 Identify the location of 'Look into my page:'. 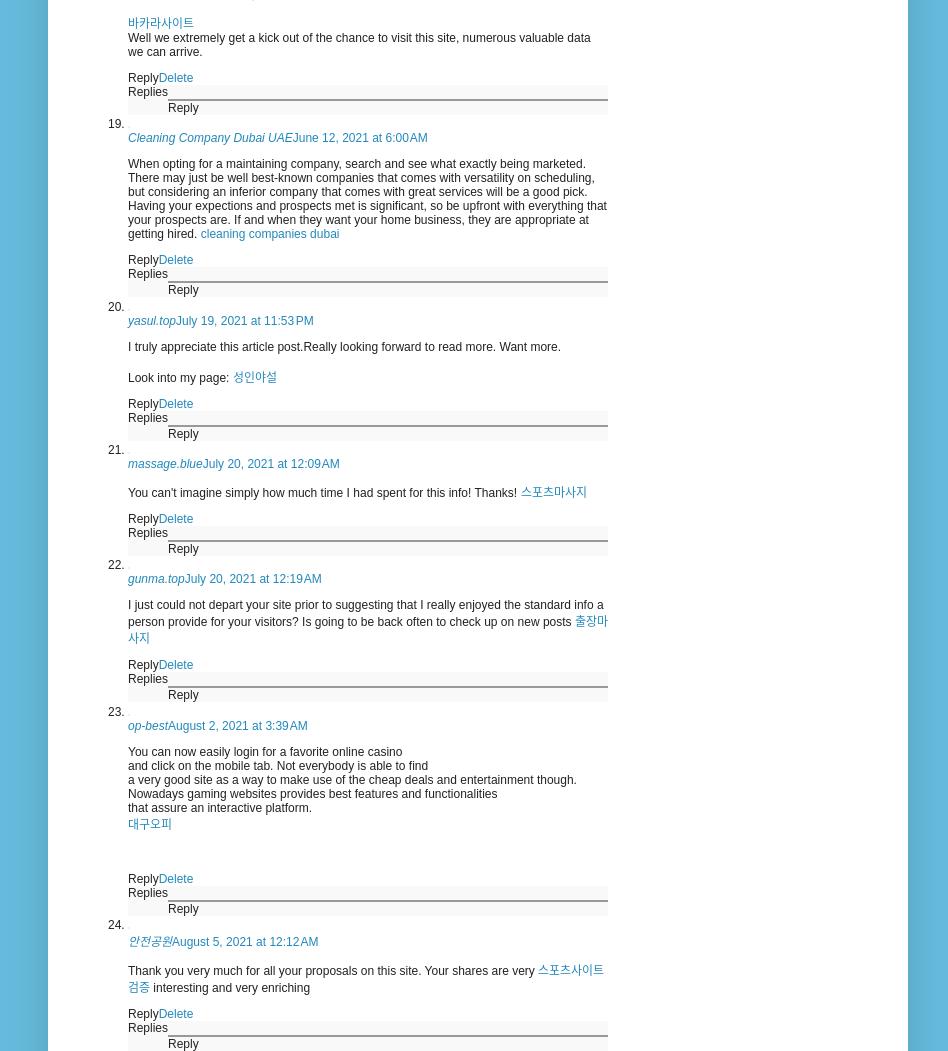
(179, 375).